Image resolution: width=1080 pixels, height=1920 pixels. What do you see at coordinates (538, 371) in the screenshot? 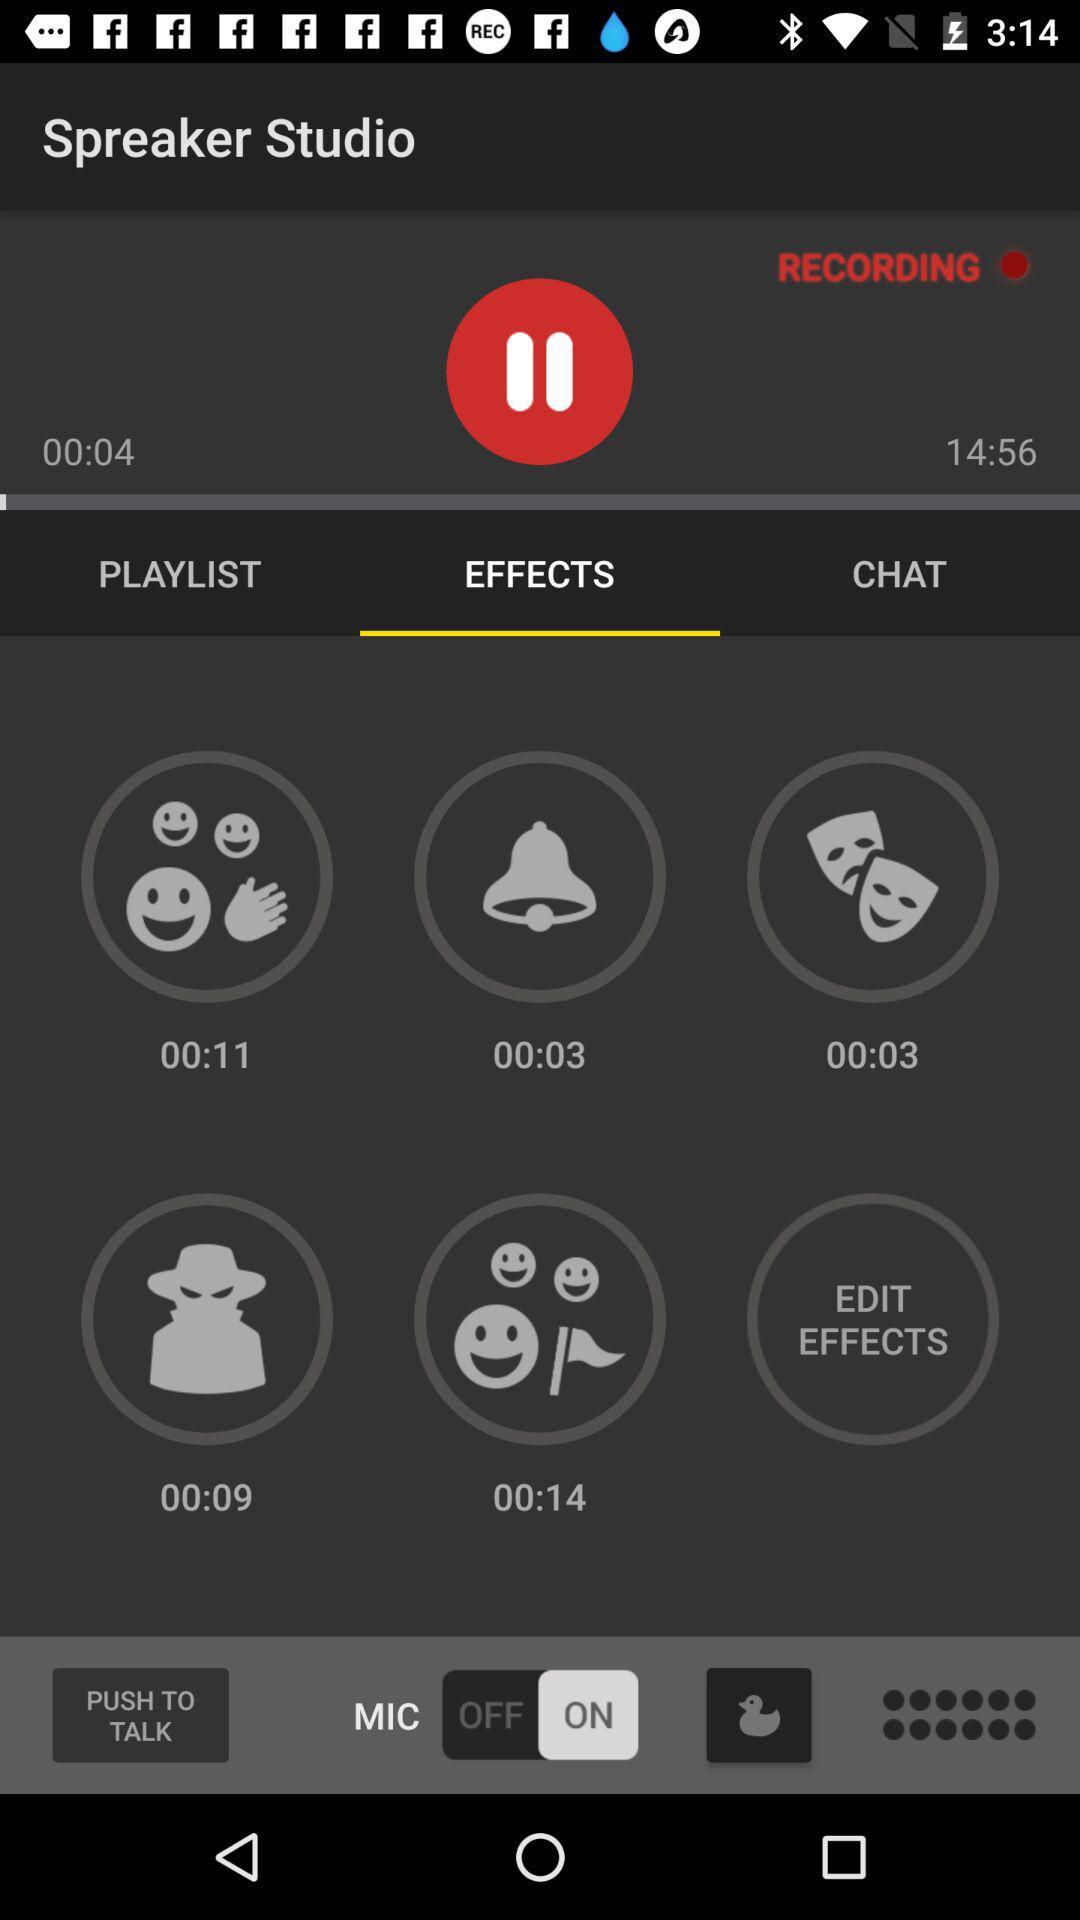
I see `a button to pause` at bounding box center [538, 371].